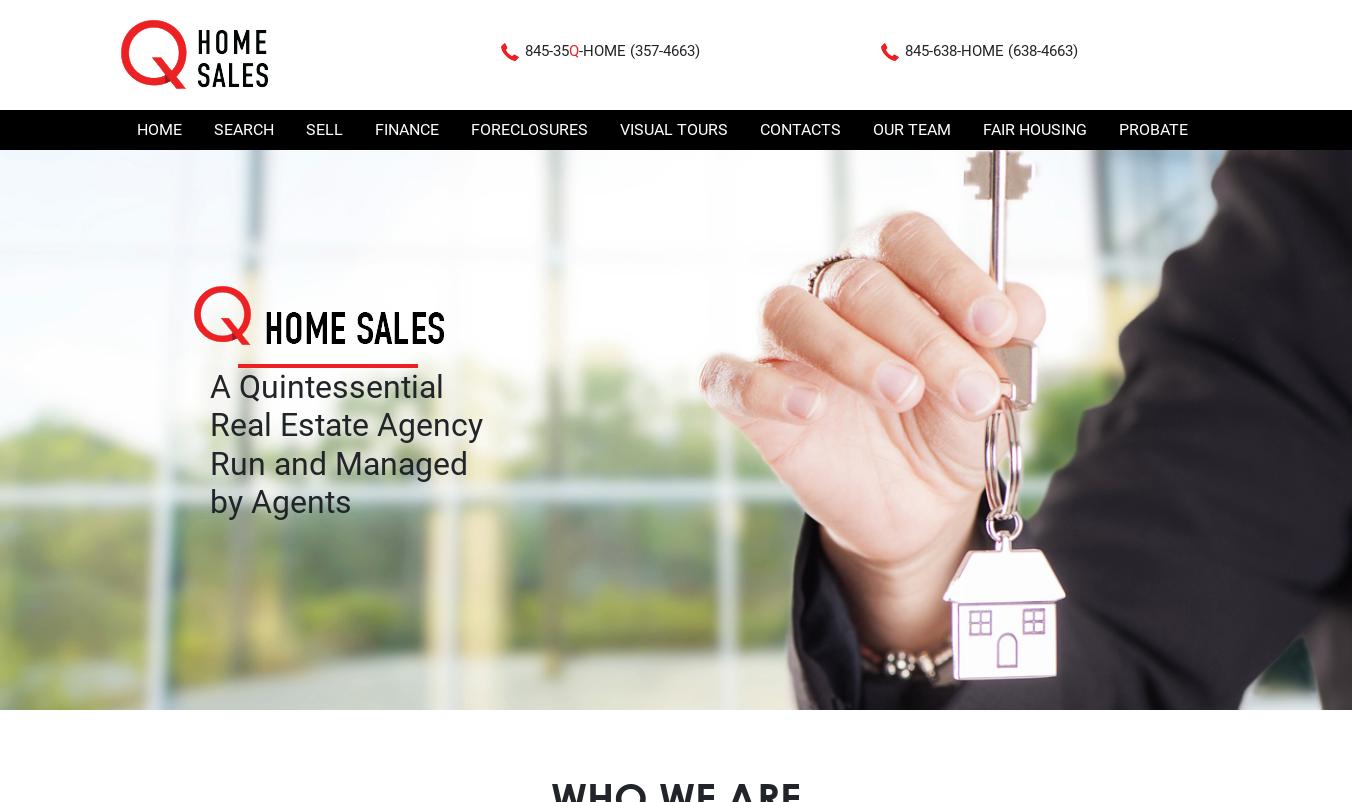 The width and height of the screenshot is (1352, 802). I want to click on '-HOME (357-4663)', so click(639, 50).